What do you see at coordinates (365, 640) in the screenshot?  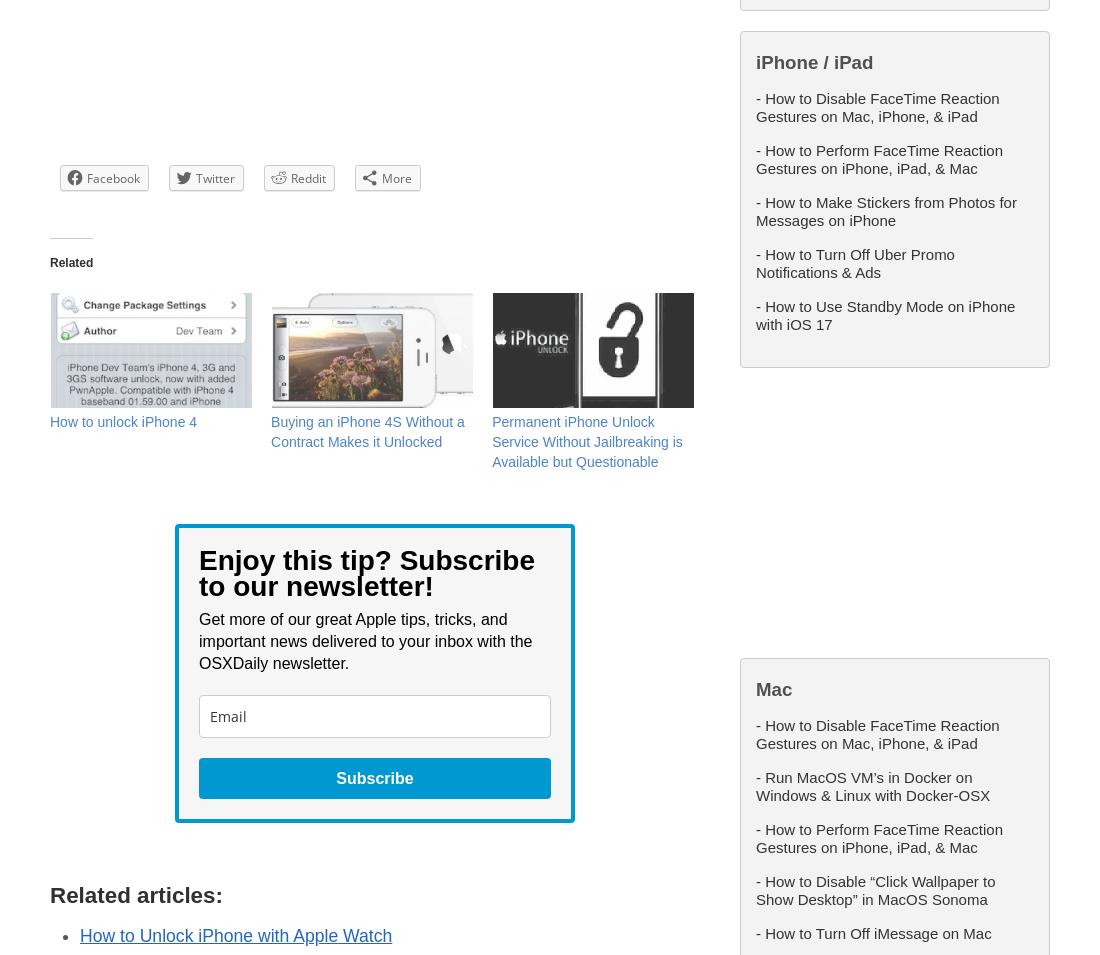 I see `'Get more of our great Apple tips, tricks, and important news delivered to your inbox with the OSXDaily newsletter.'` at bounding box center [365, 640].